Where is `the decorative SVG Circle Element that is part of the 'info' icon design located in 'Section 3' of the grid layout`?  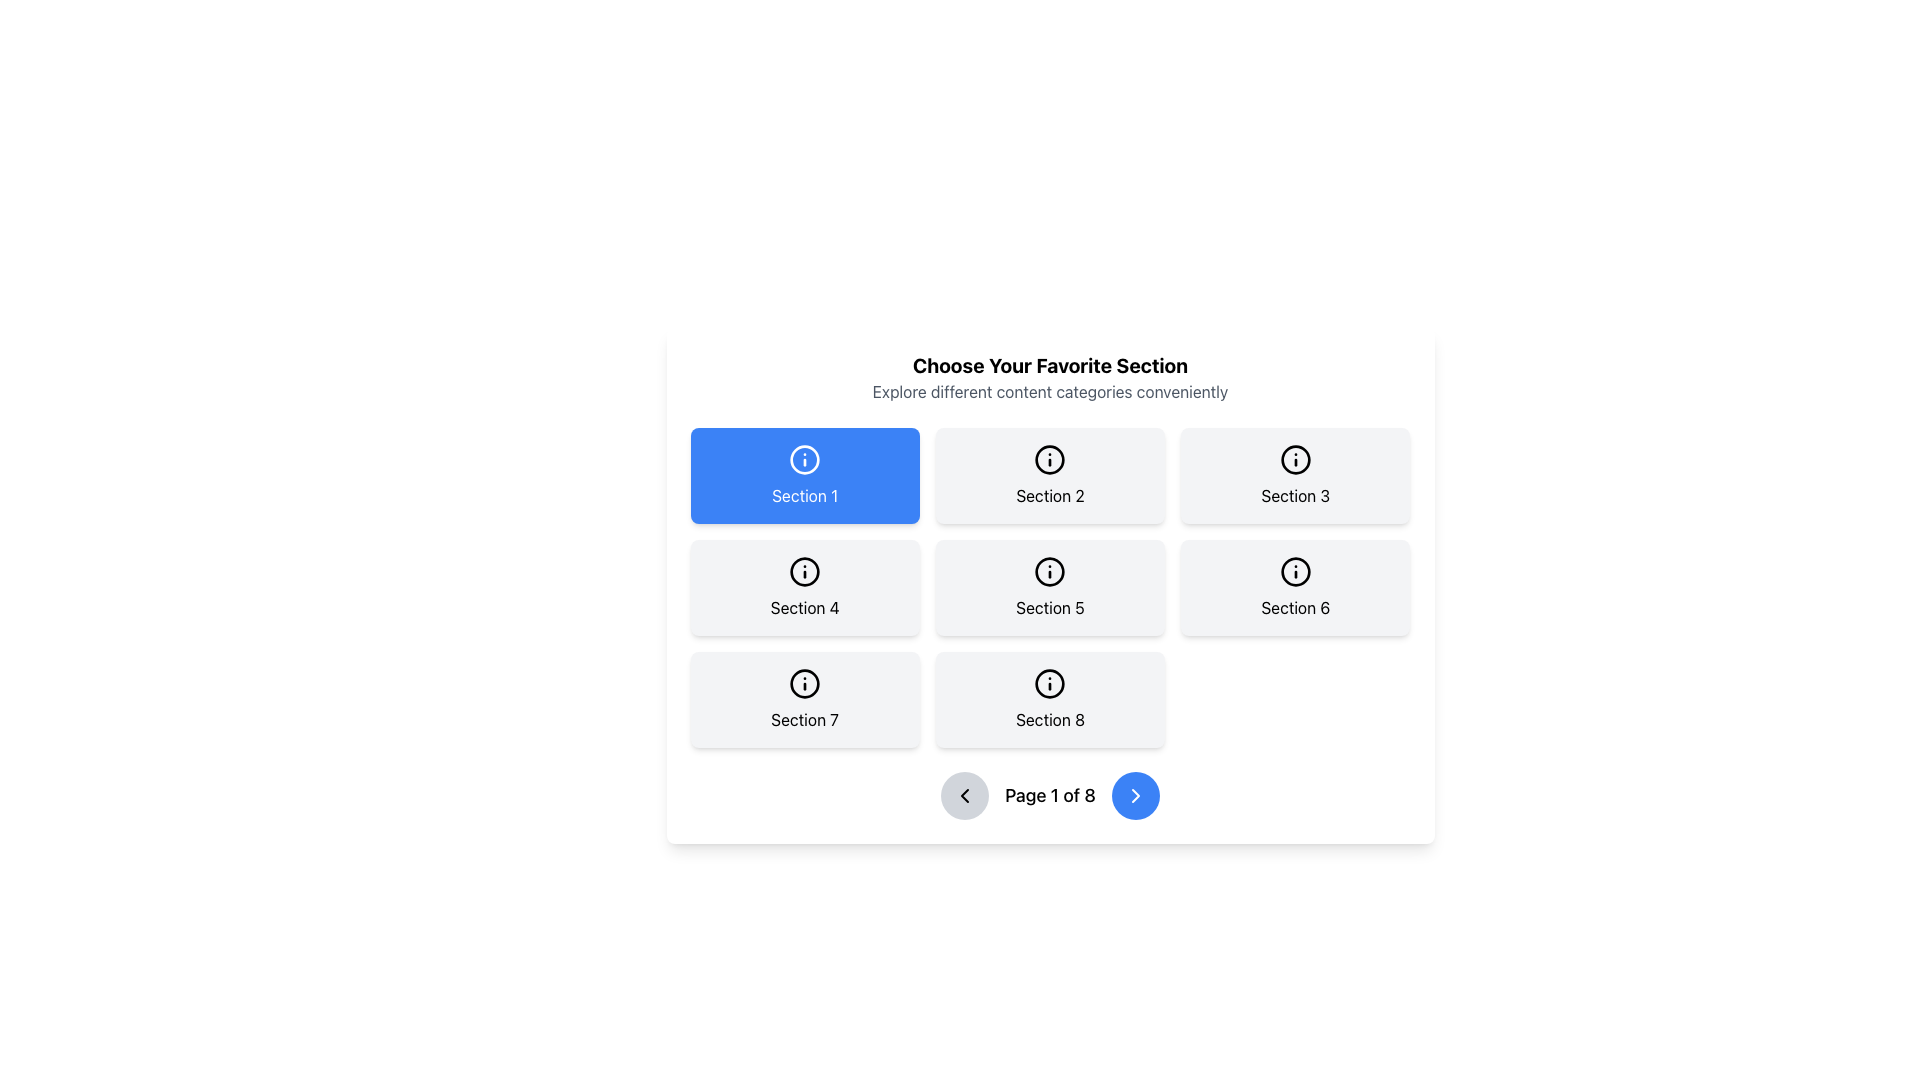 the decorative SVG Circle Element that is part of the 'info' icon design located in 'Section 3' of the grid layout is located at coordinates (1295, 459).